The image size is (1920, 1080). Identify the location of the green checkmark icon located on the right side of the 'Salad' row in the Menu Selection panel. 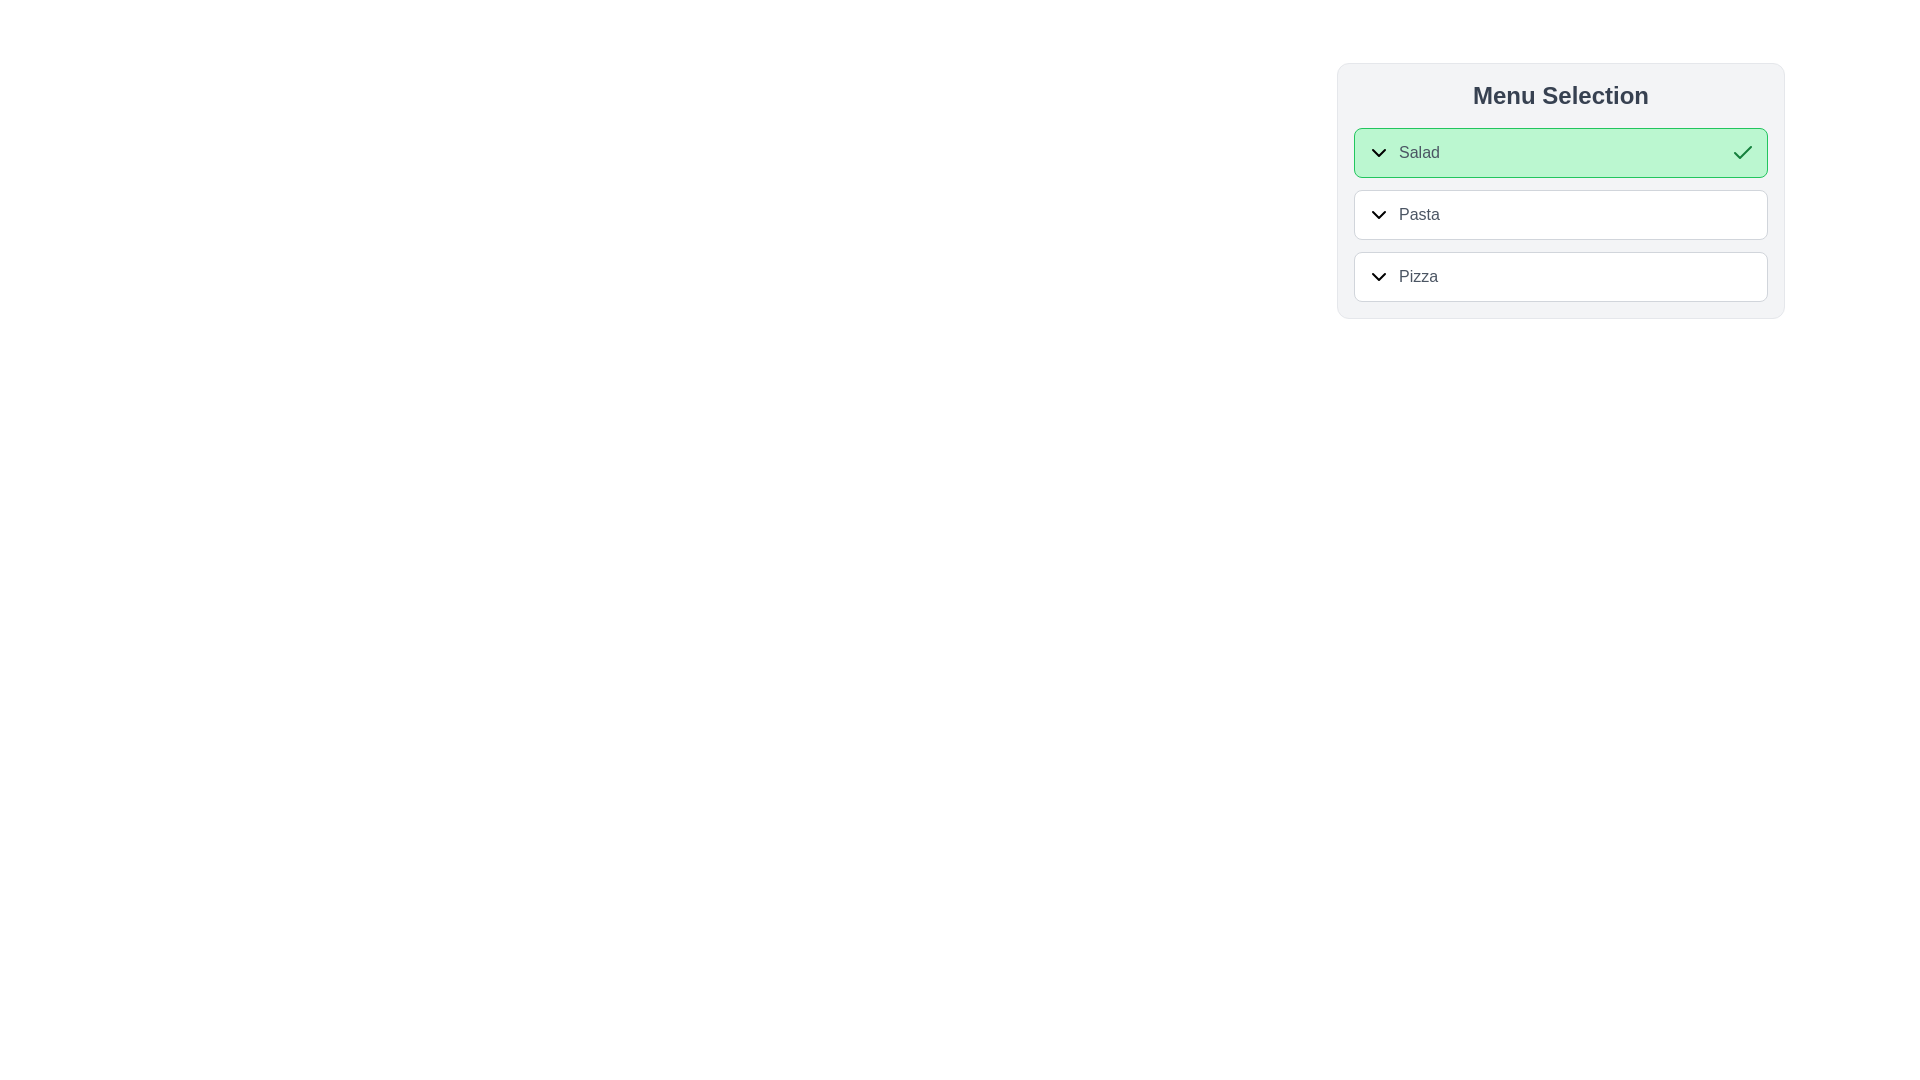
(1741, 152).